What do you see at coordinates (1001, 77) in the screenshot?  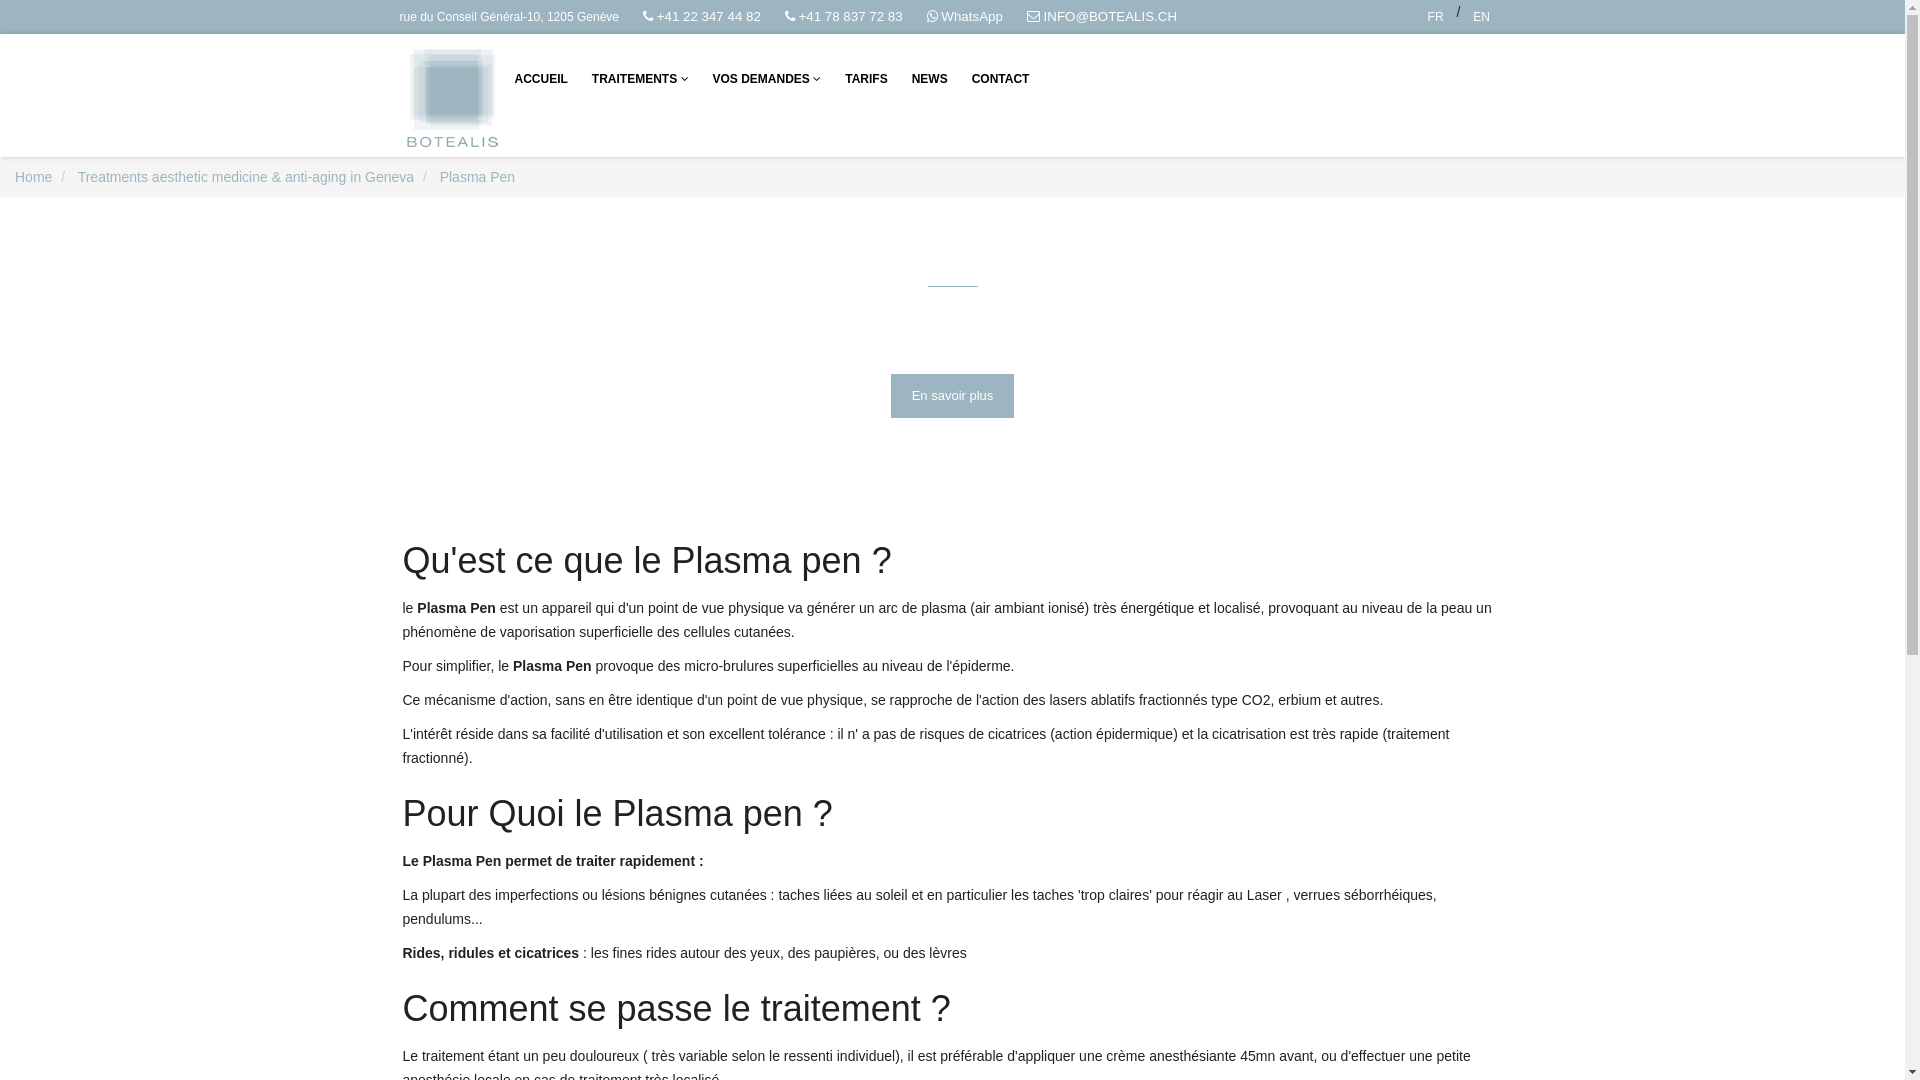 I see `'CONTACT'` at bounding box center [1001, 77].